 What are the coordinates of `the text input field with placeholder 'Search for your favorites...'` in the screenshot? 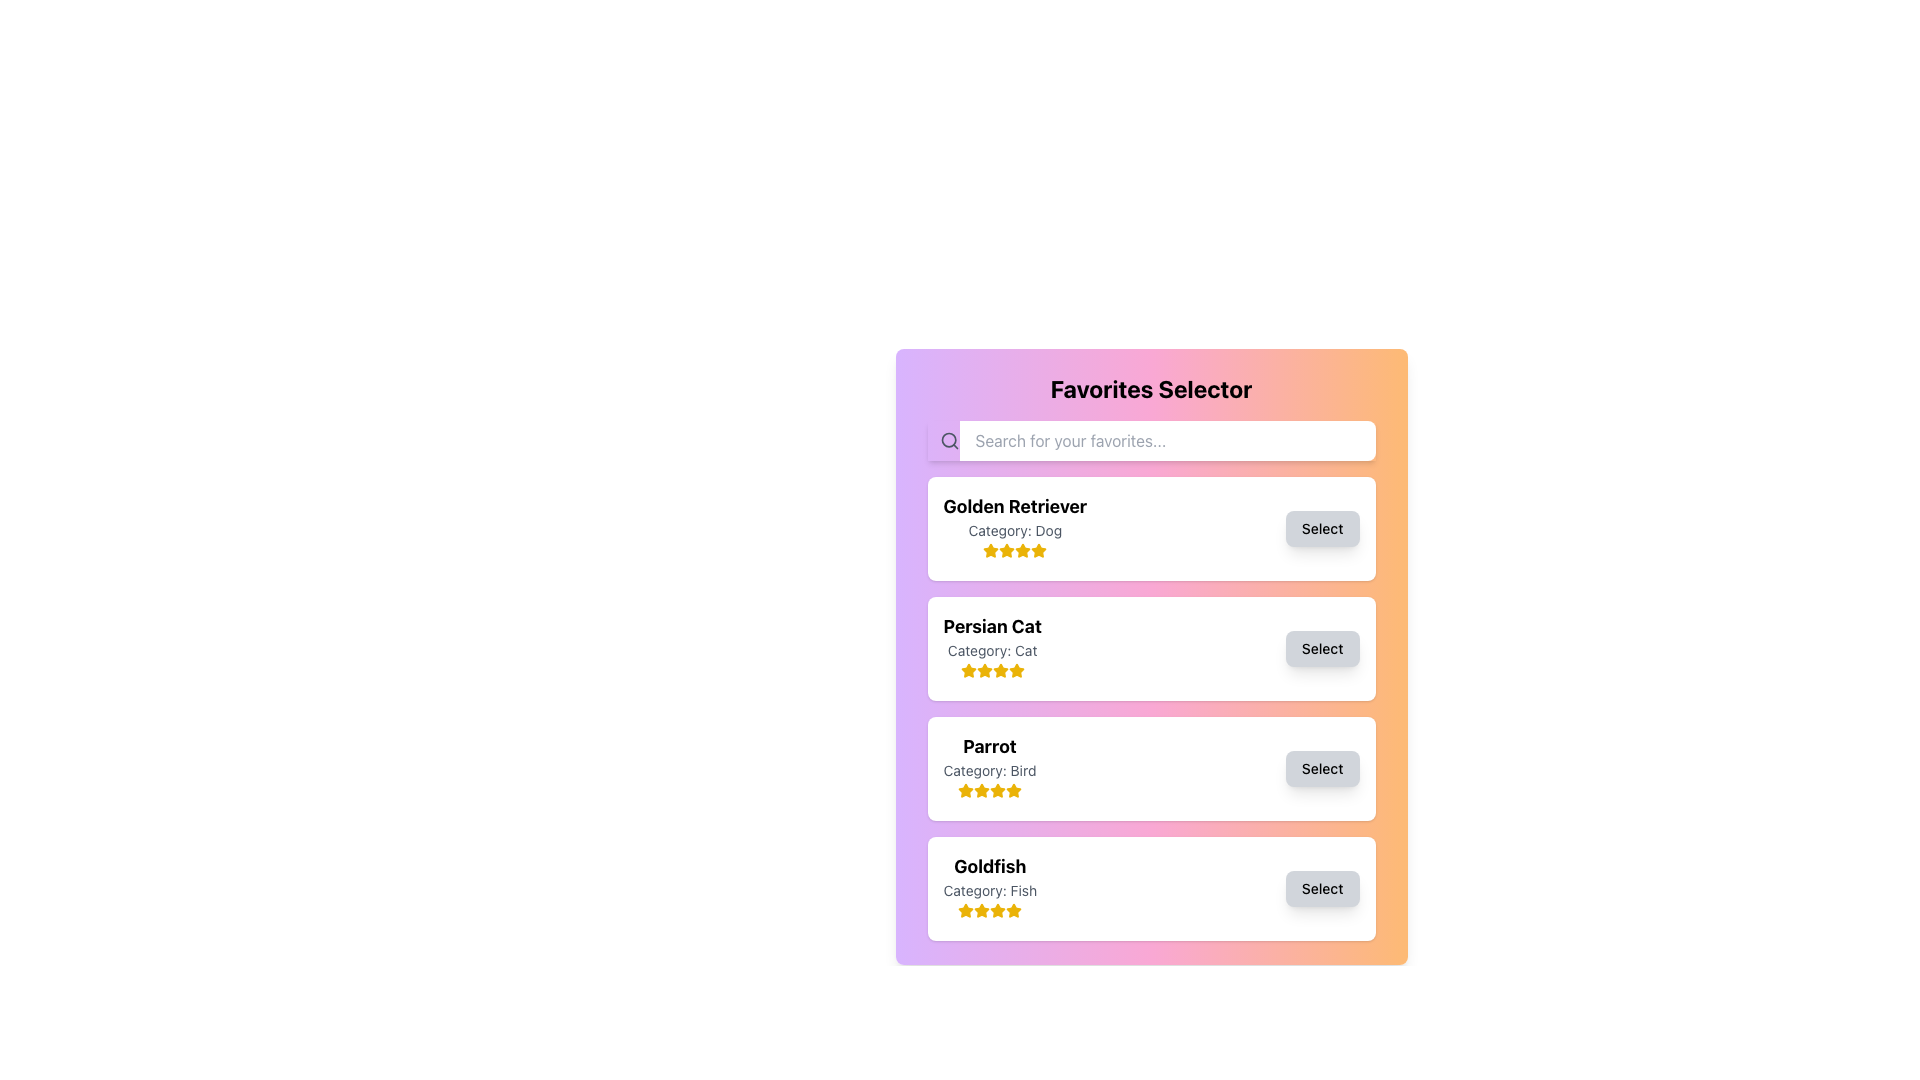 It's located at (1151, 439).